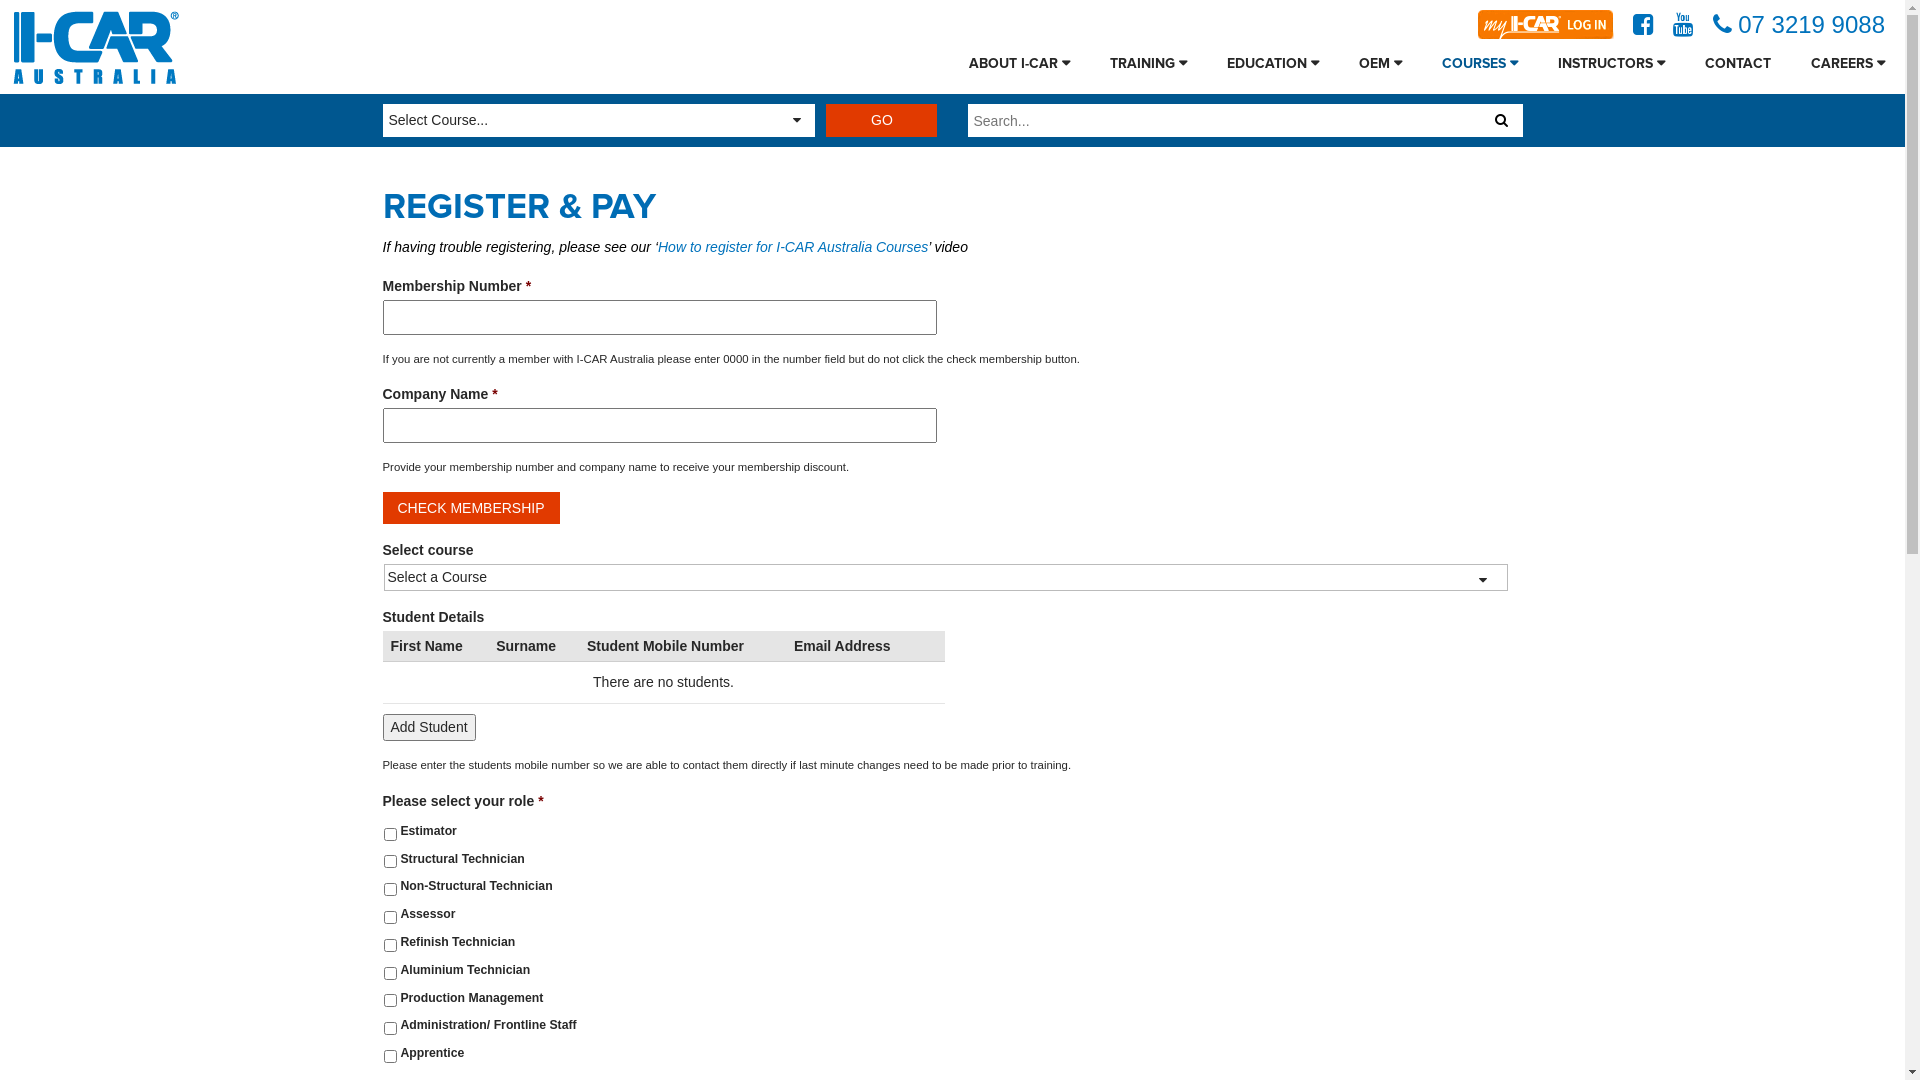 This screenshot has width=1920, height=1080. Describe the element at coordinates (791, 245) in the screenshot. I see `'How to register for I-CAR Australia Courses'` at that location.